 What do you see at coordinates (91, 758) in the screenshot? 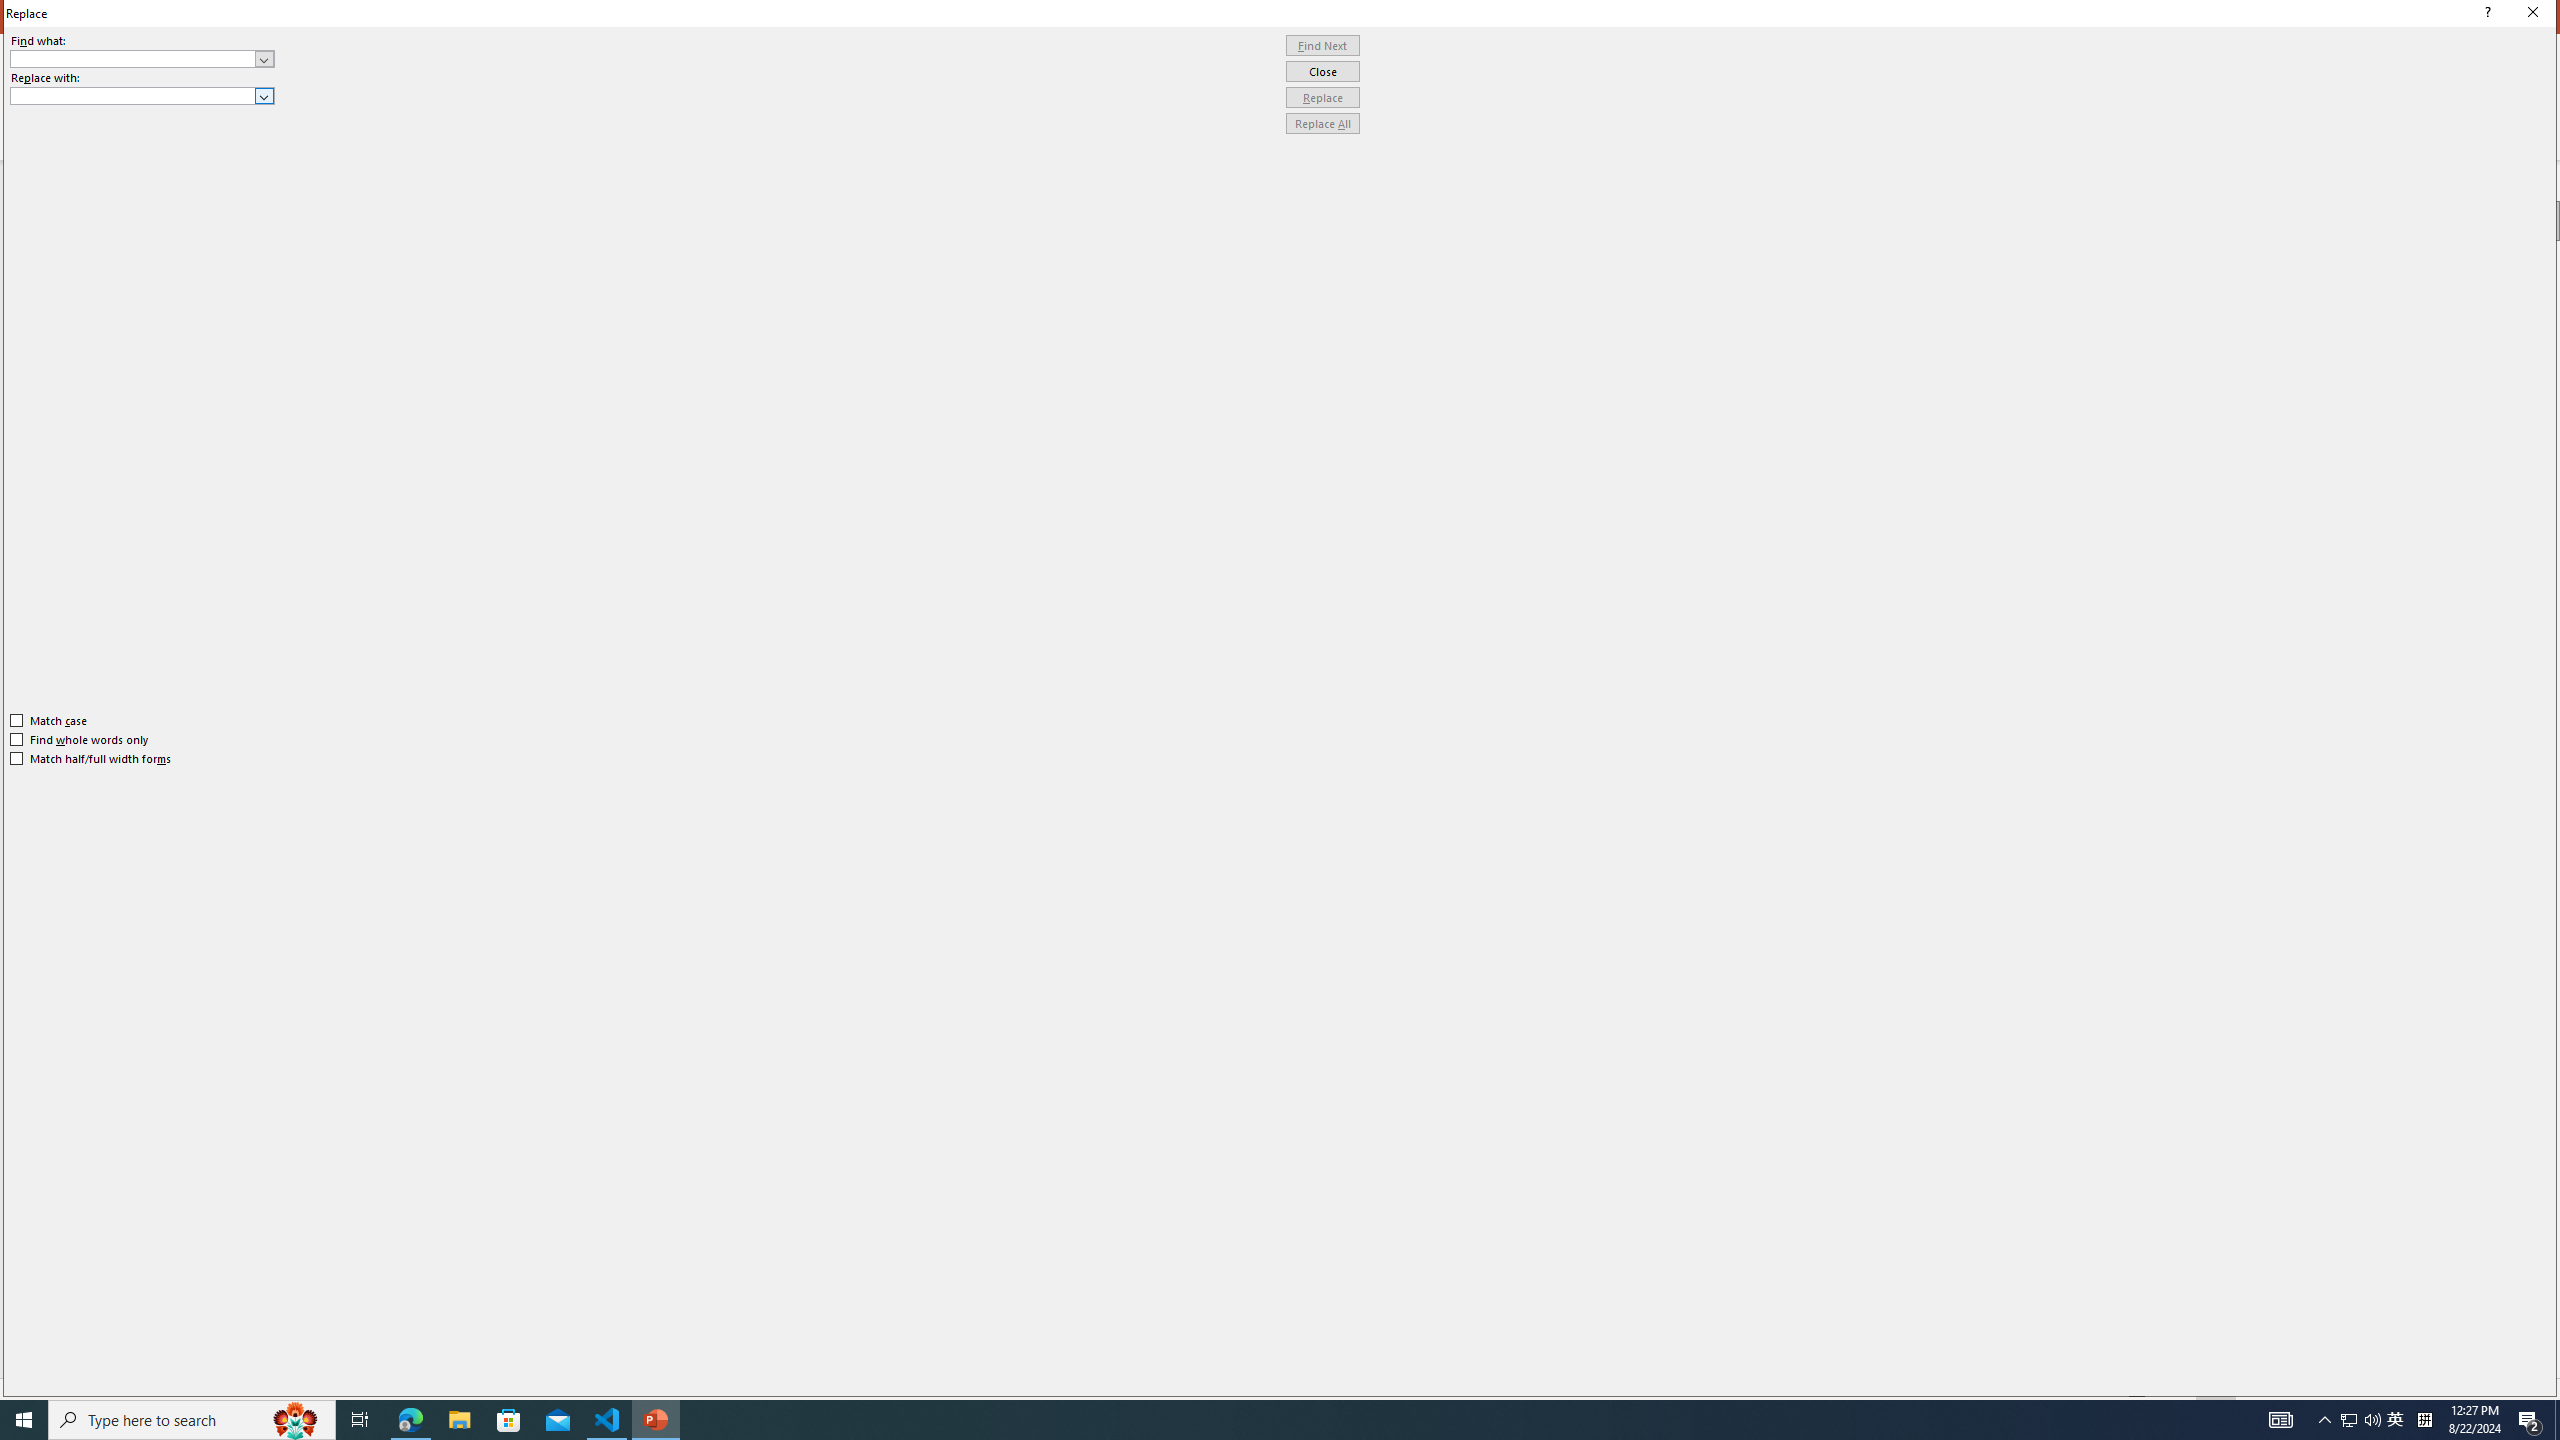
I see `'Match half/full width forms'` at bounding box center [91, 758].